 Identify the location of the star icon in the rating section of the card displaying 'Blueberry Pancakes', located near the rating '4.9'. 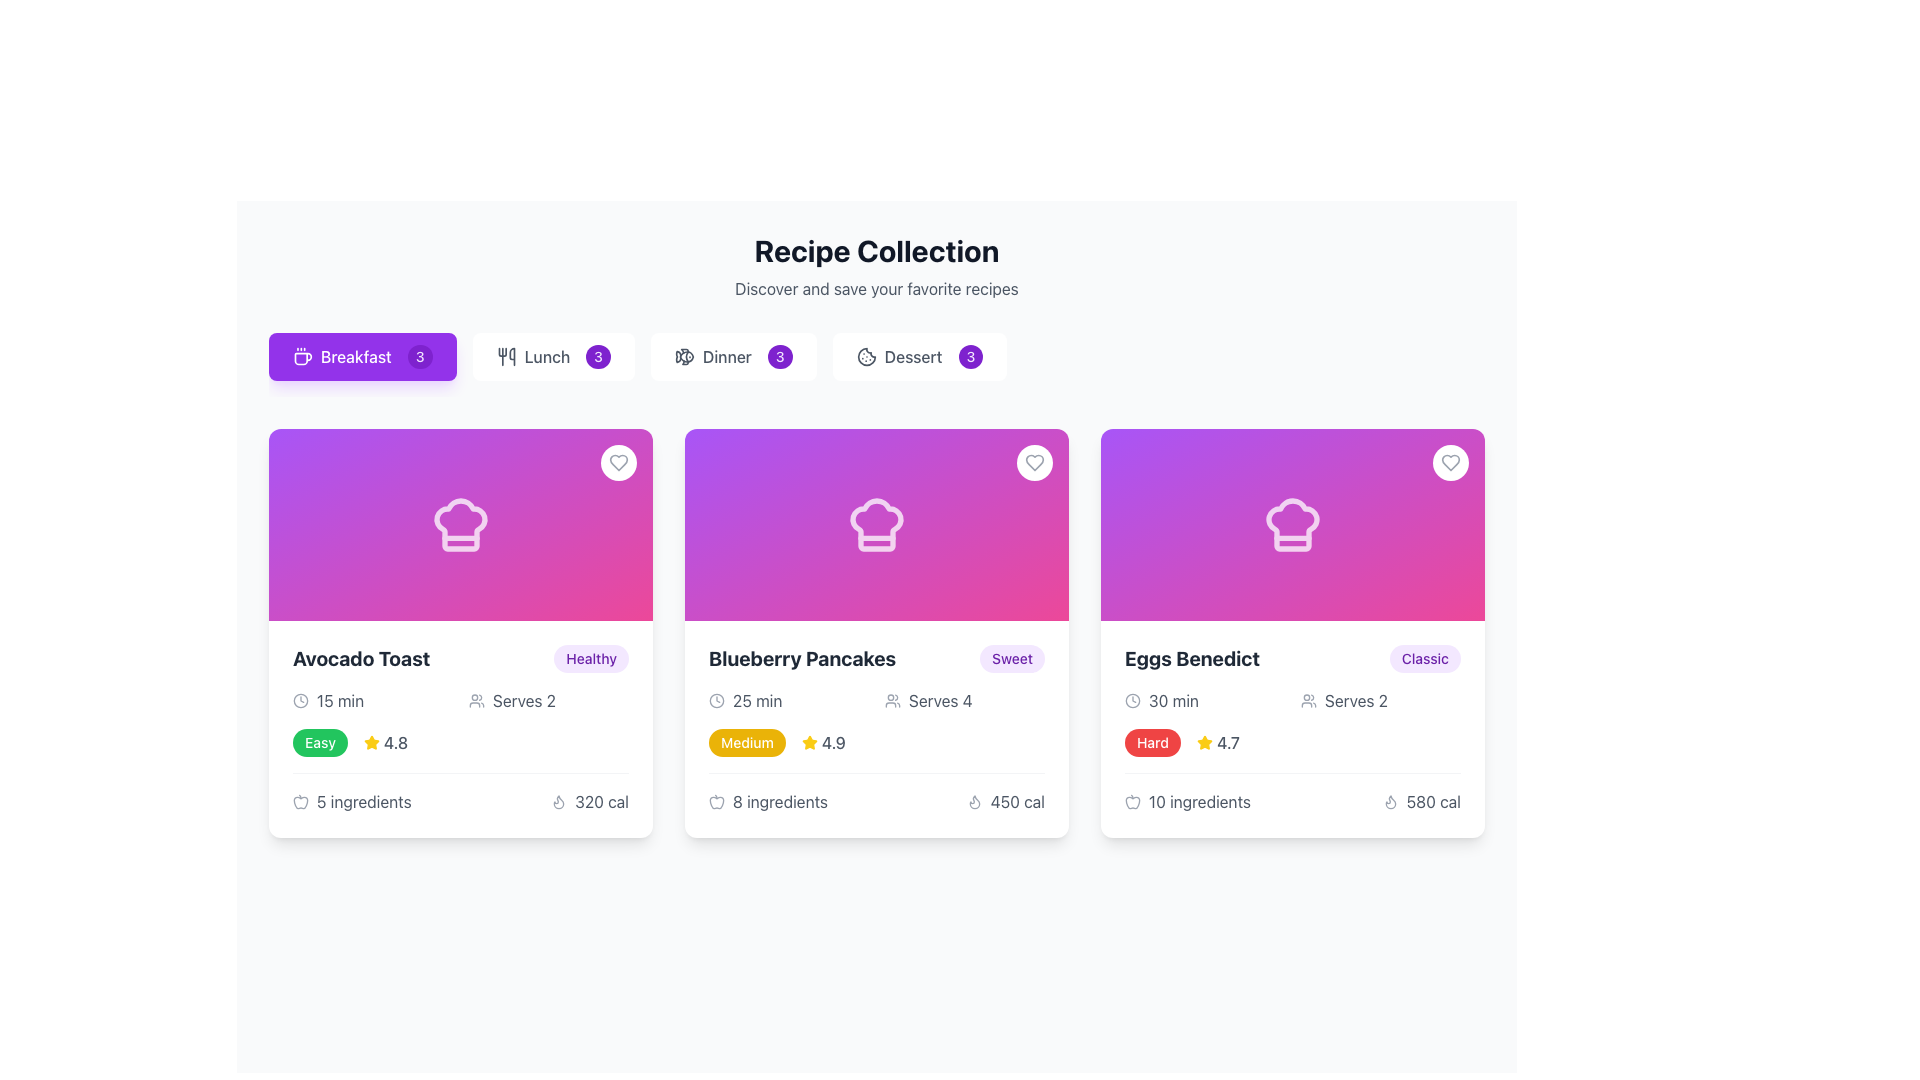
(809, 742).